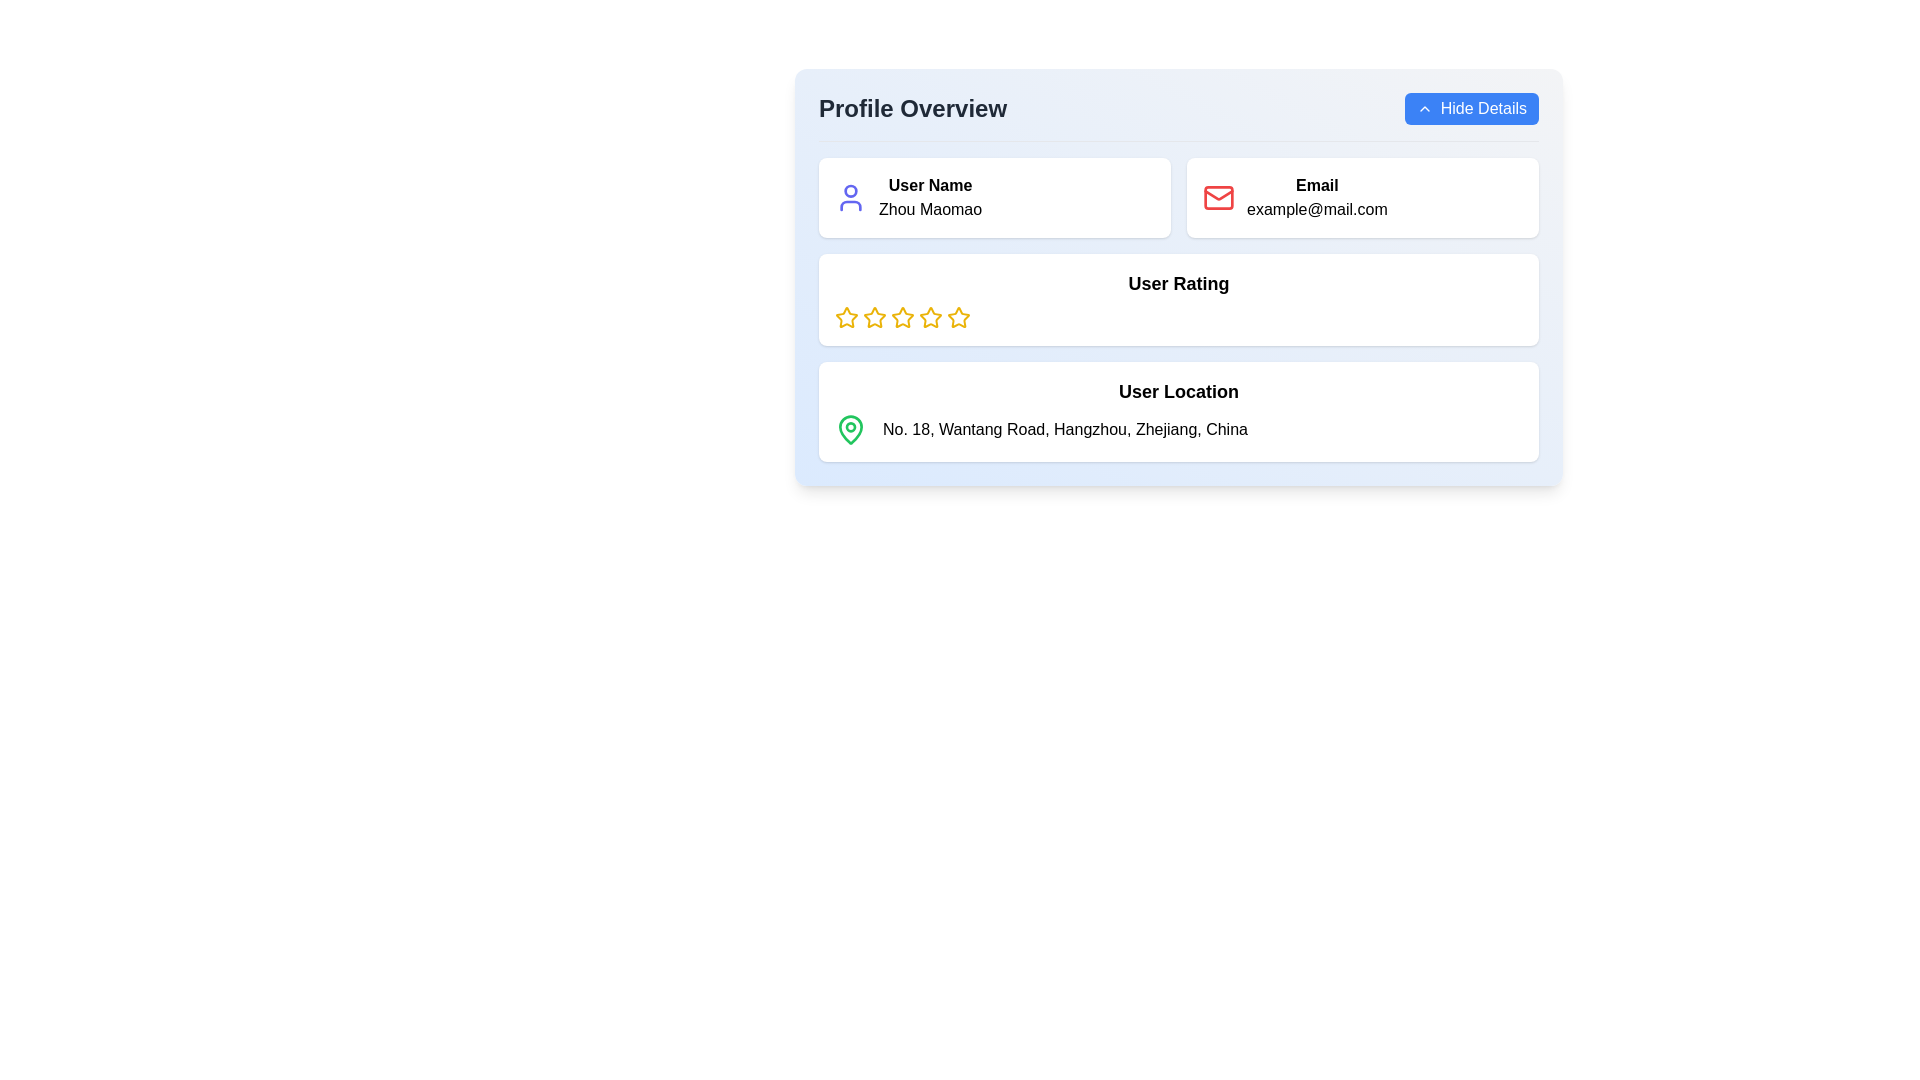 The height and width of the screenshot is (1080, 1920). Describe the element at coordinates (850, 205) in the screenshot. I see `the lower curved part of the user icon located in the profile section above the 'User Name' field and next to the email icon` at that location.